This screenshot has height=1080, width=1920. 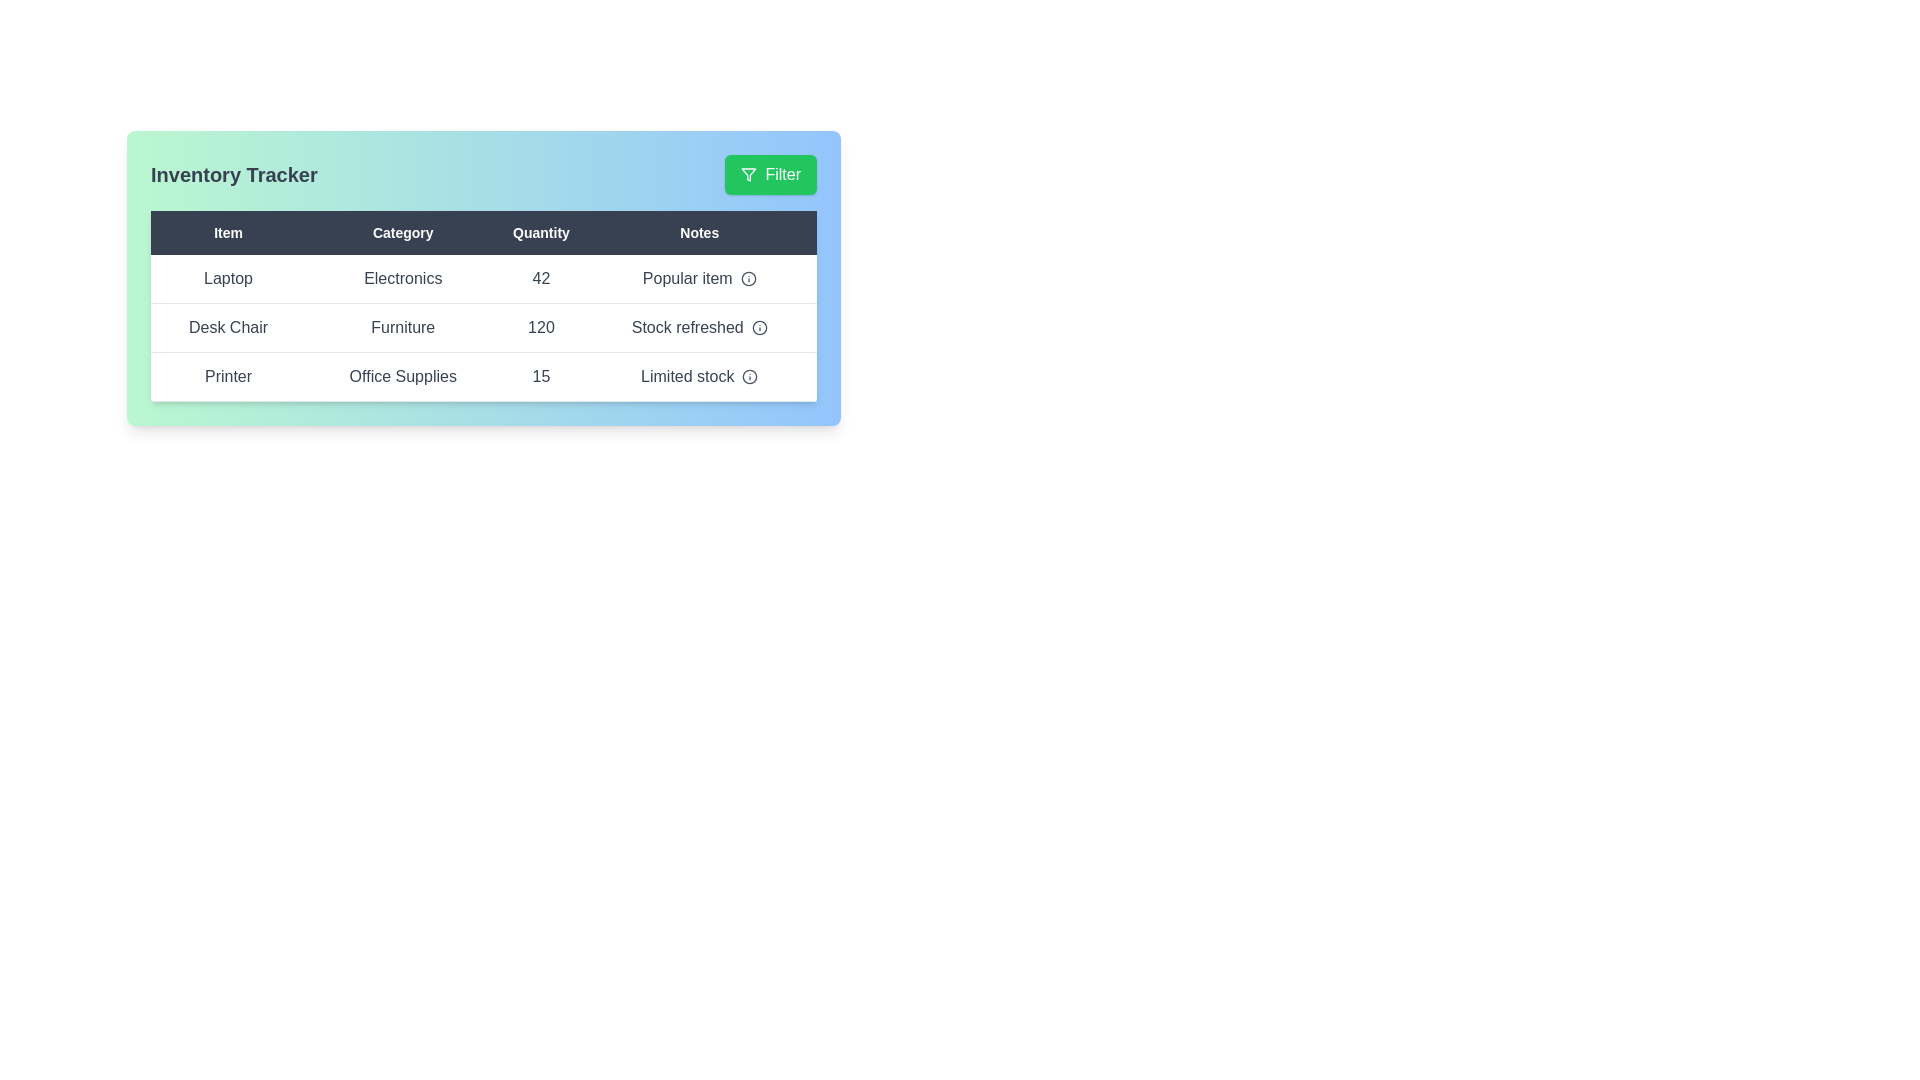 I want to click on the cell containing Office Supplies to select its text, so click(x=402, y=377).